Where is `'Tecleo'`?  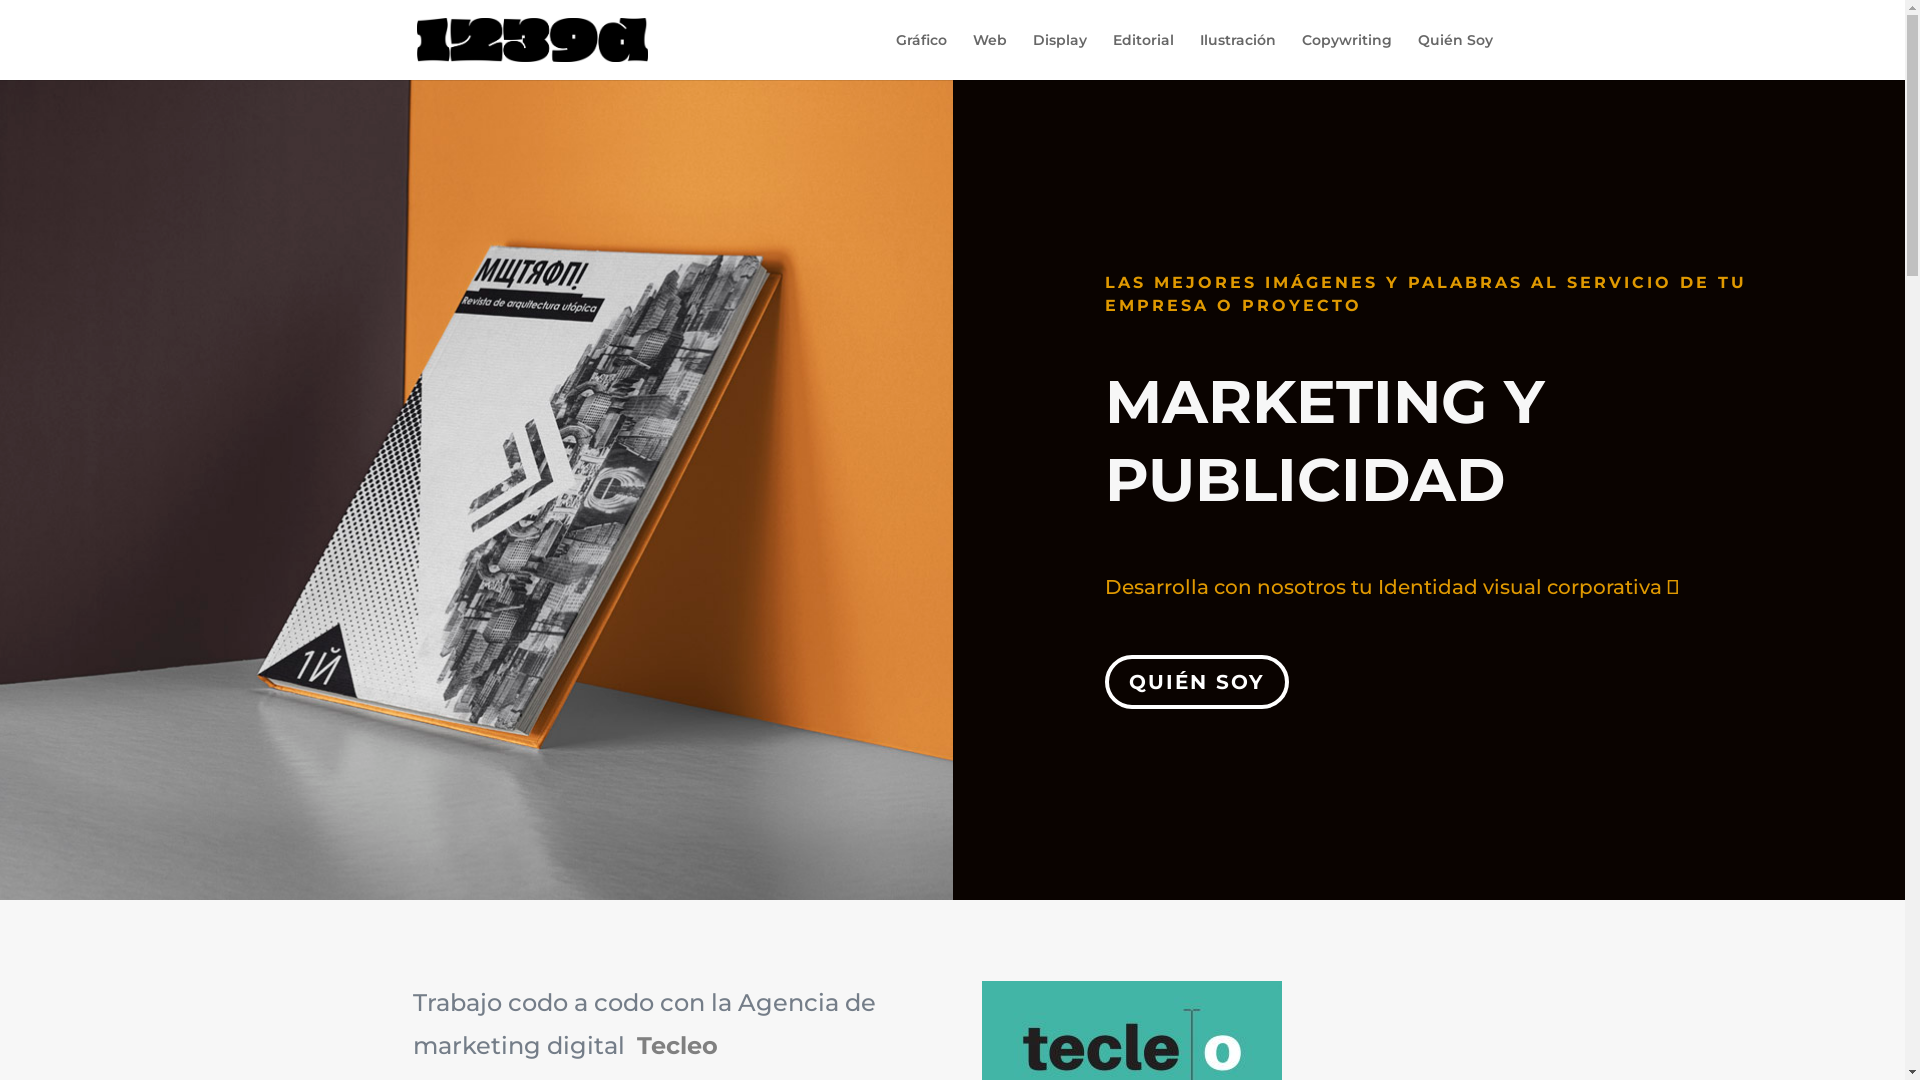
'Tecleo' is located at coordinates (634, 1044).